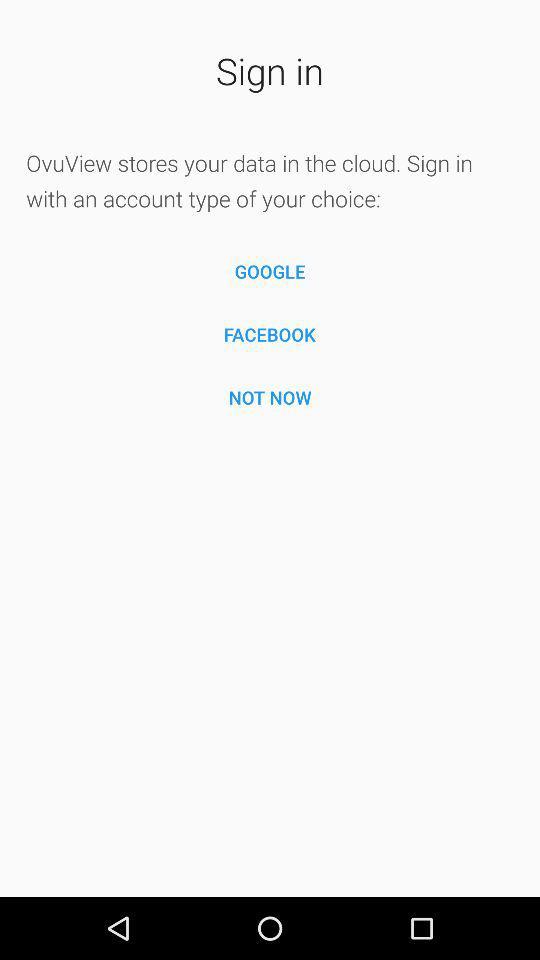 The height and width of the screenshot is (960, 540). What do you see at coordinates (270, 396) in the screenshot?
I see `not now item` at bounding box center [270, 396].